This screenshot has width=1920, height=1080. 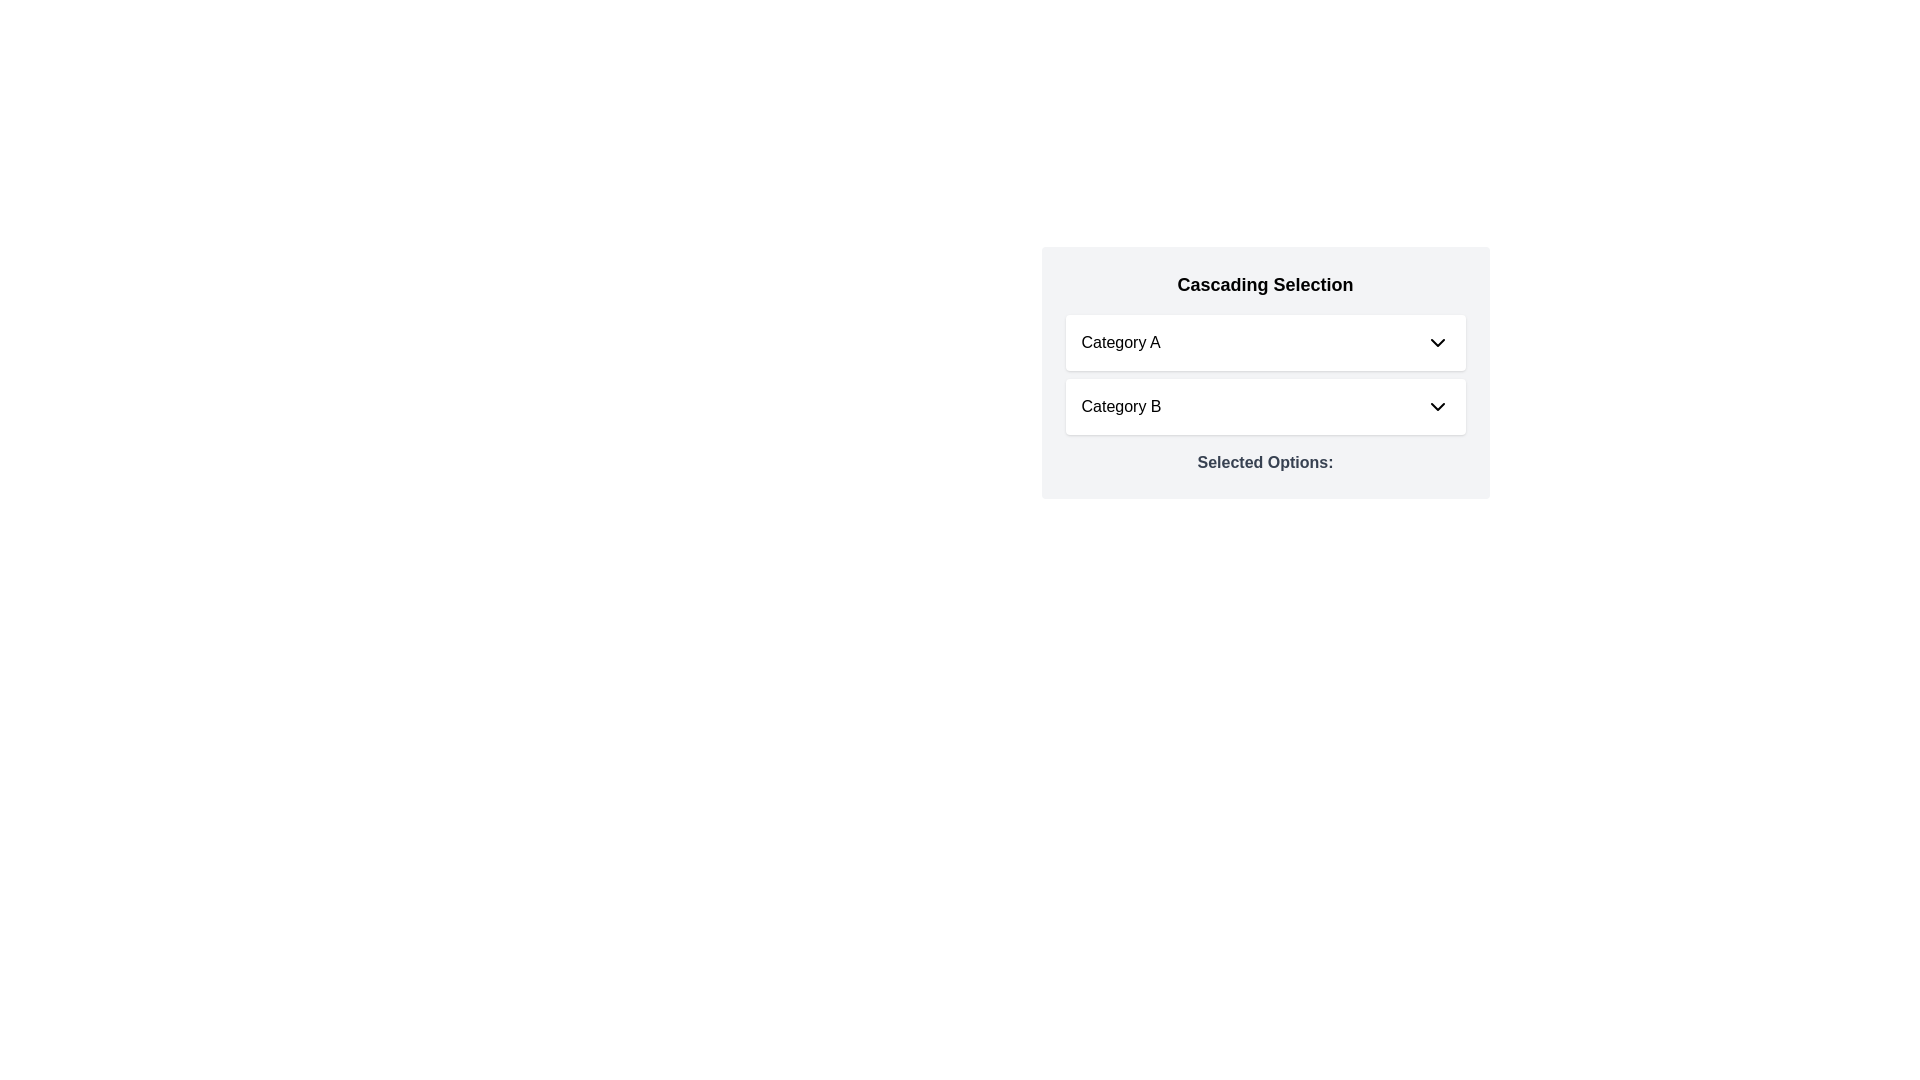 I want to click on the first dropdown selector in the vertical list, so click(x=1264, y=342).